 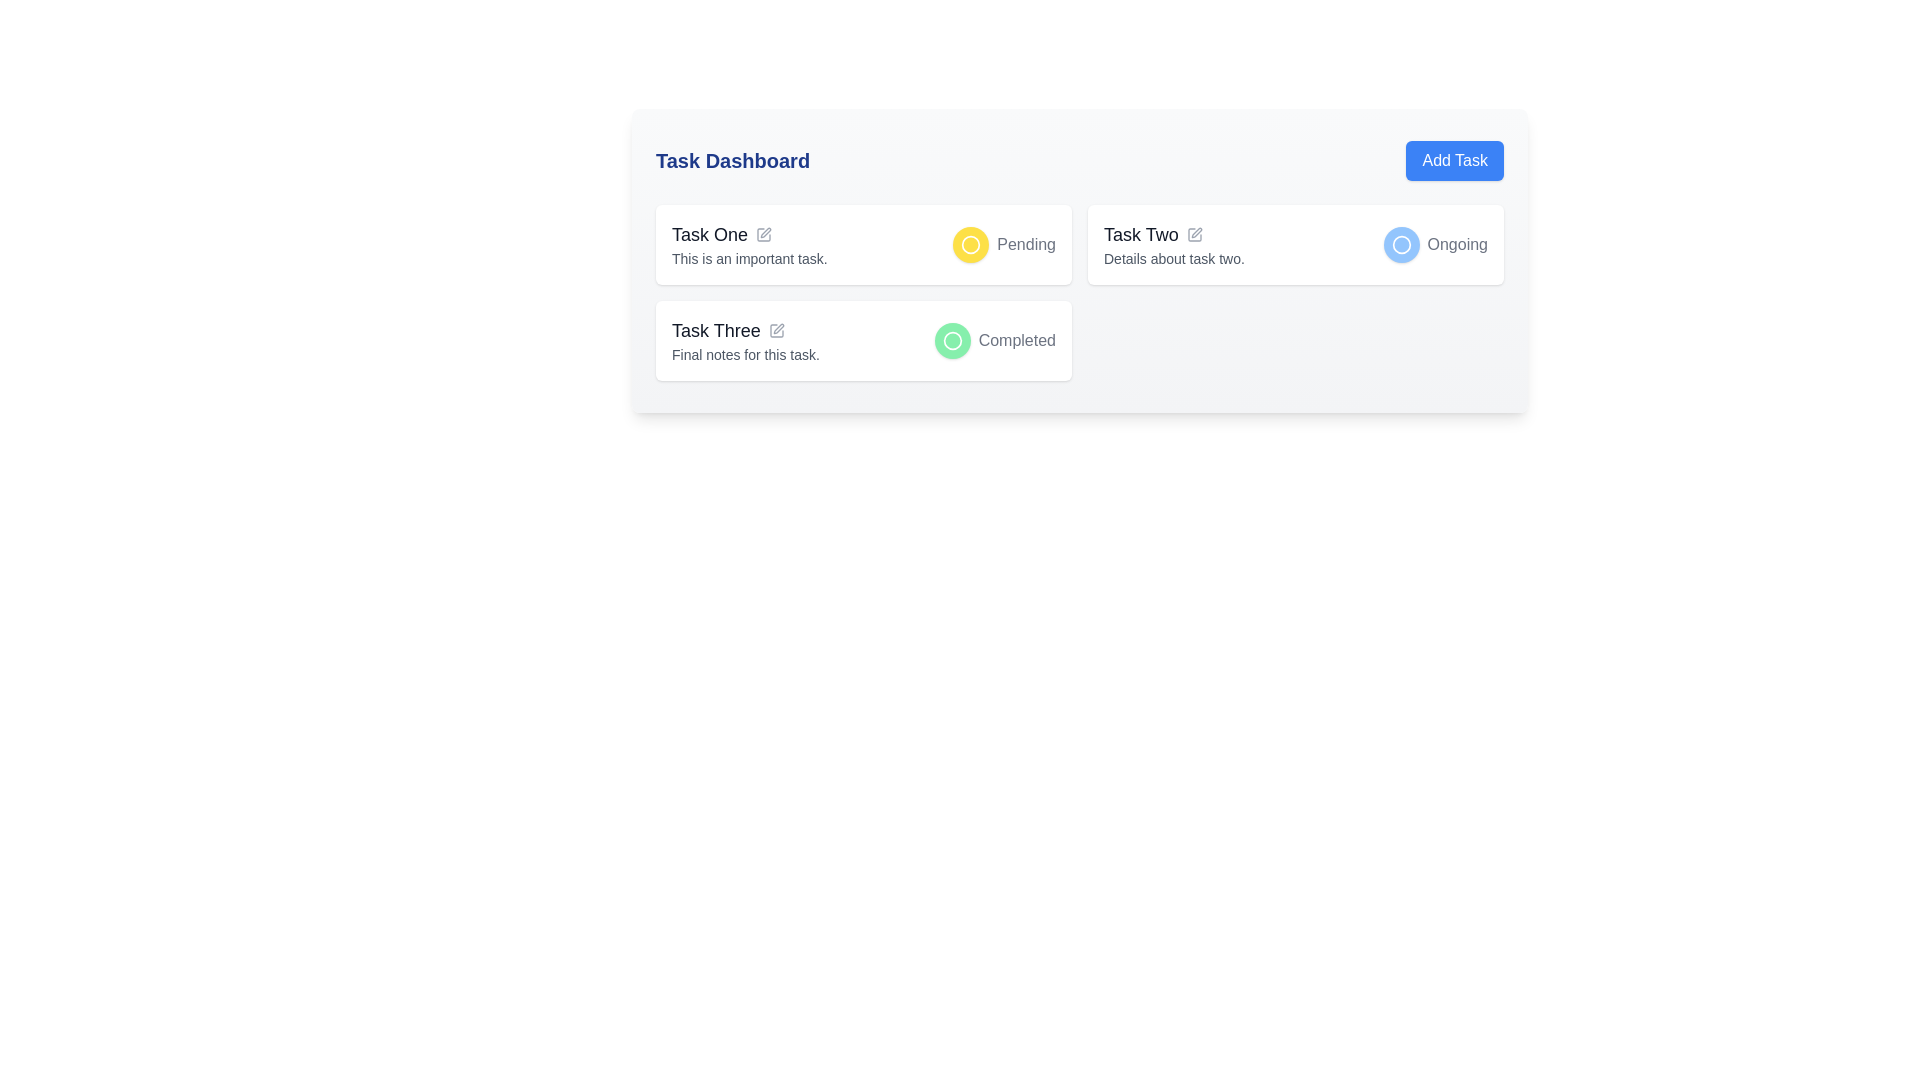 I want to click on the Text Label displaying 'Task Three', so click(x=716, y=330).